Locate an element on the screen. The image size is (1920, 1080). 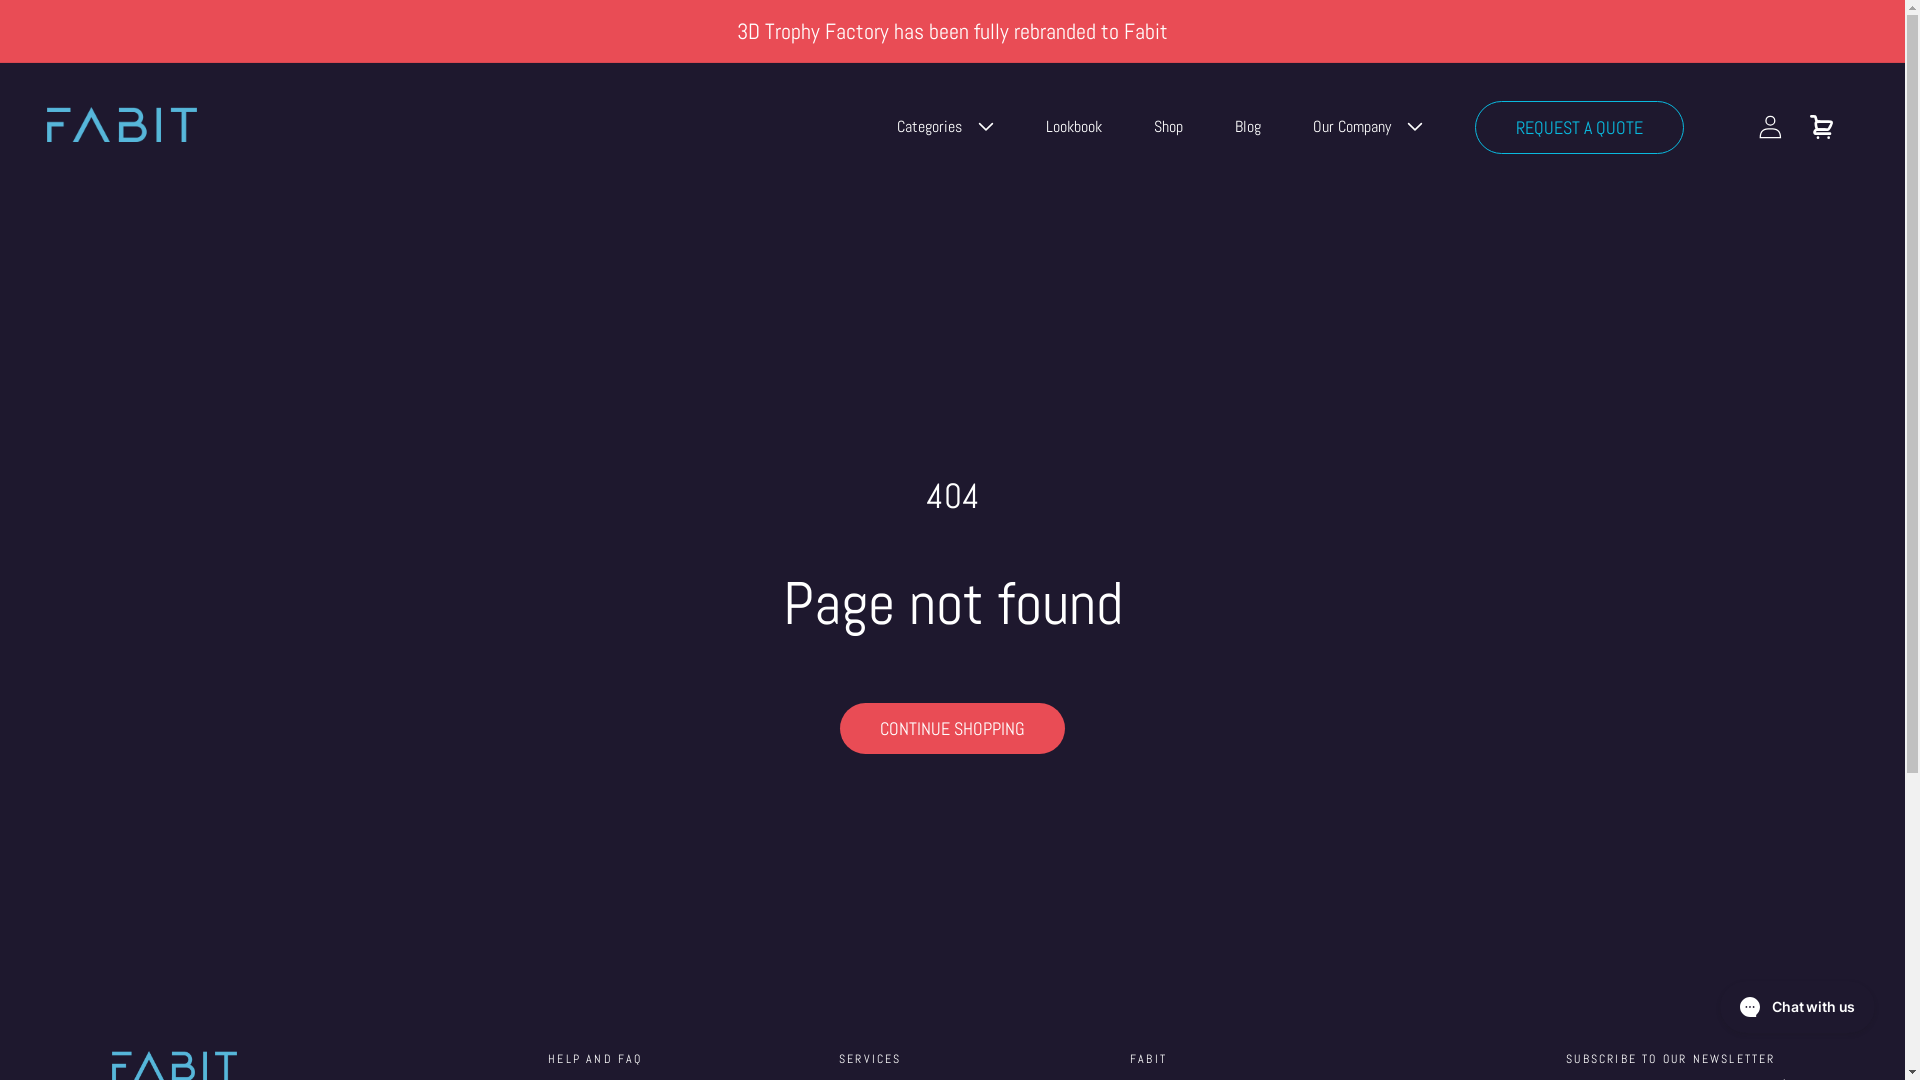
'Gorgias live chat messenger' is located at coordinates (1797, 1006).